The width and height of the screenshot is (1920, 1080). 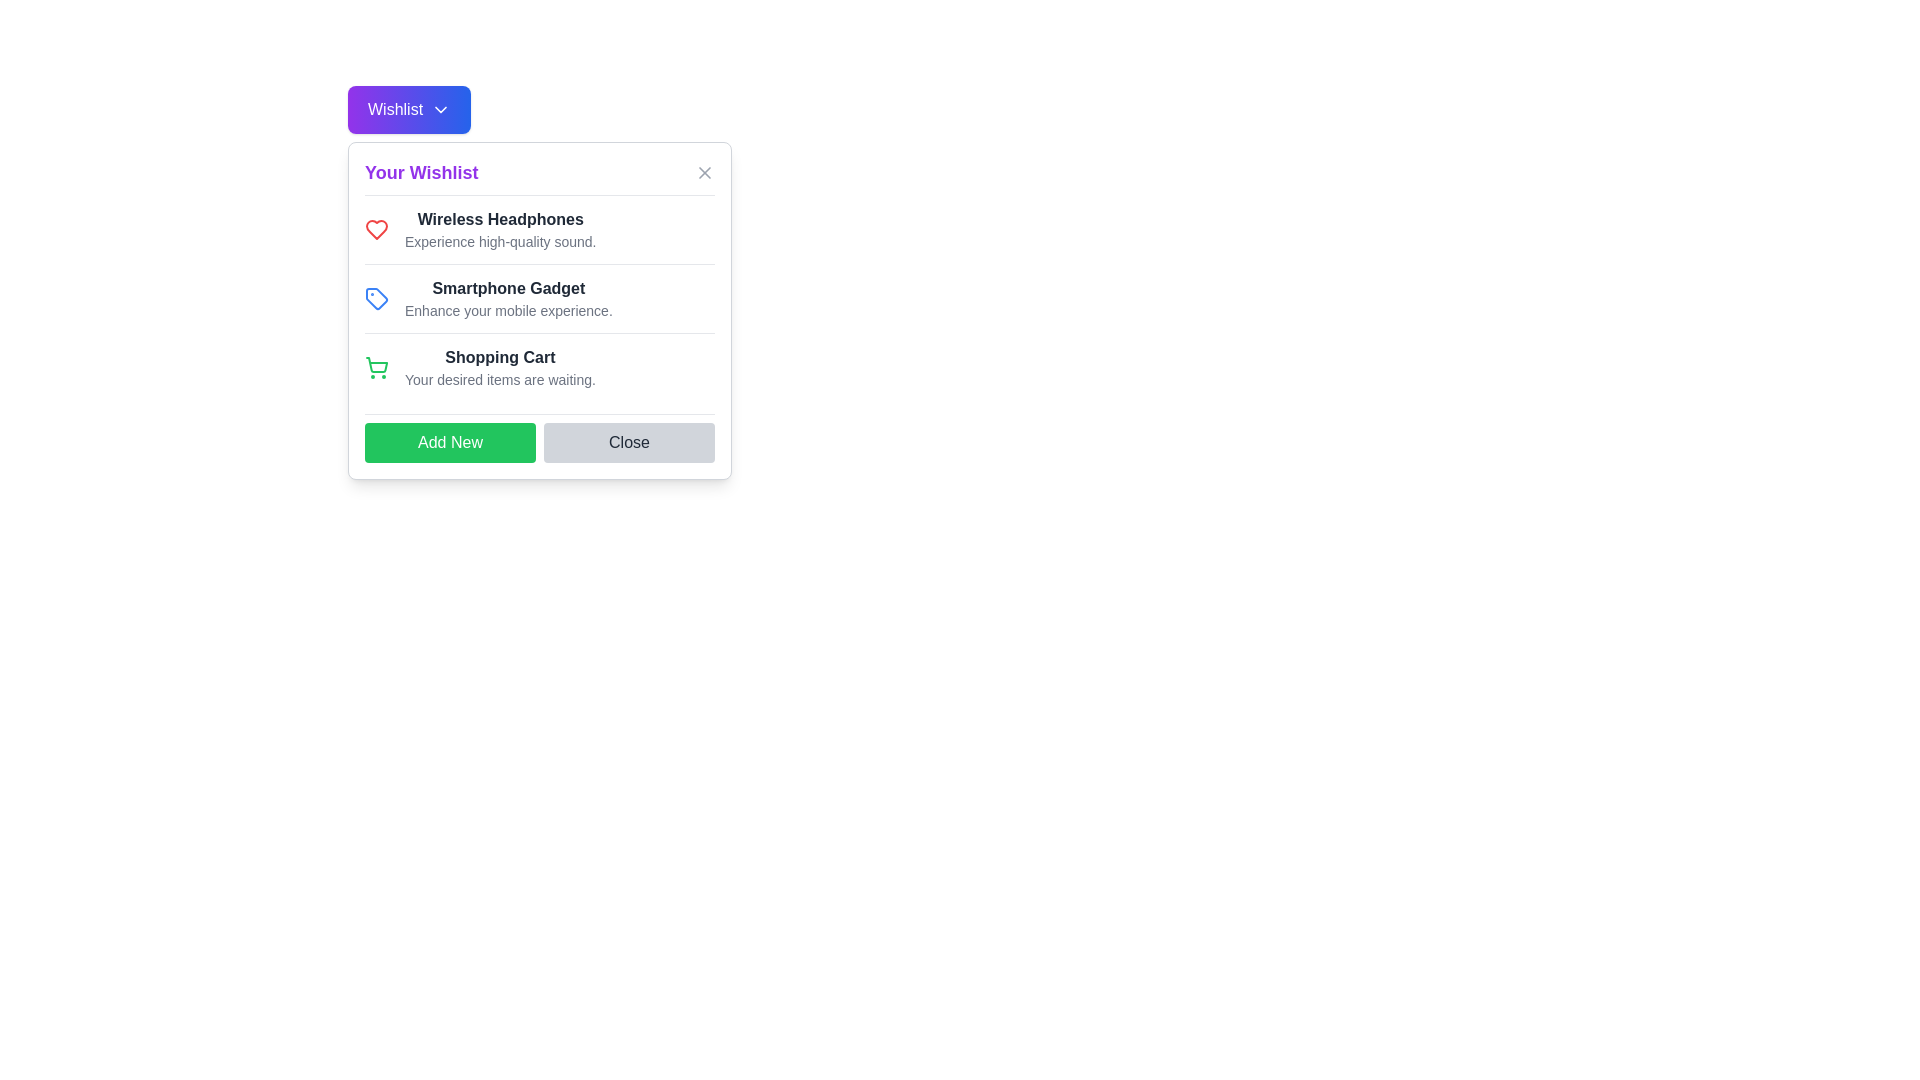 I want to click on the dropdown button located at the top-left corner of the modal, so click(x=539, y=110).